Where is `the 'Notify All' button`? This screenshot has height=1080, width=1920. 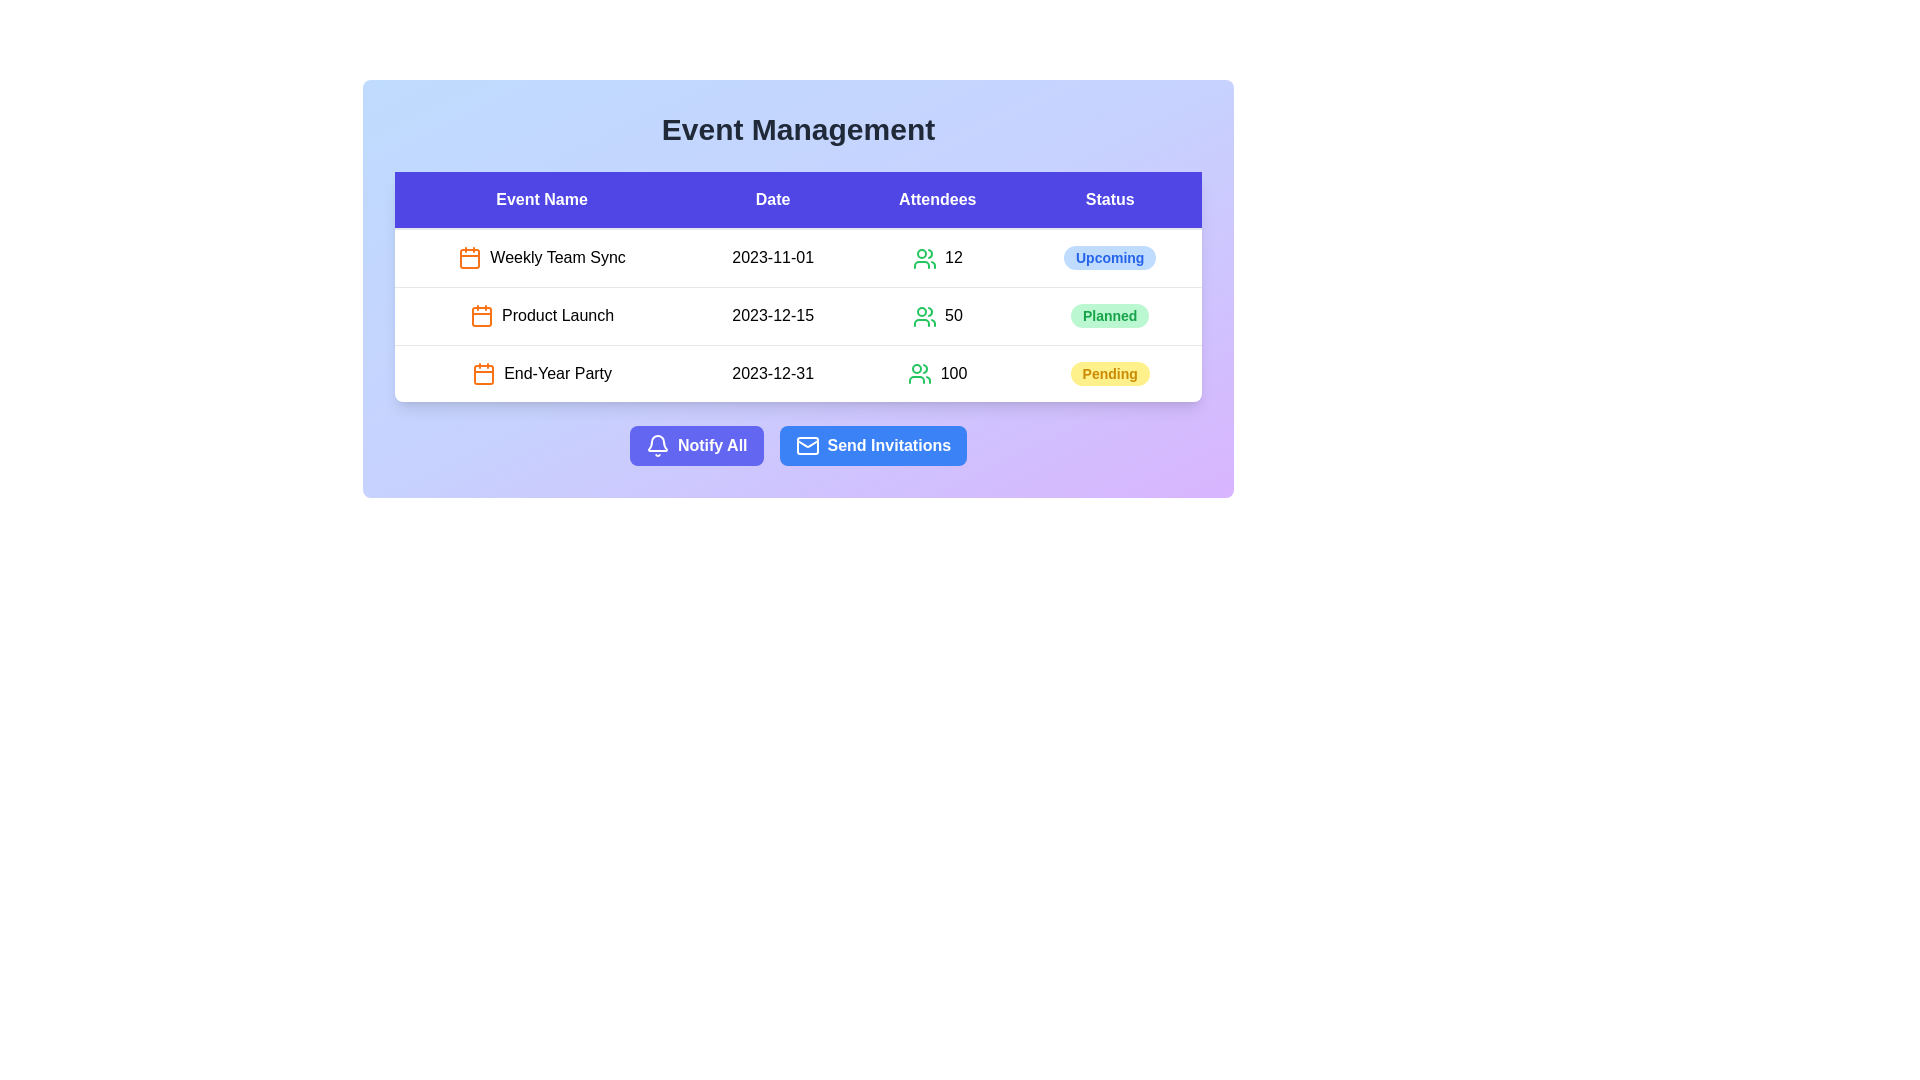
the 'Notify All' button is located at coordinates (696, 445).